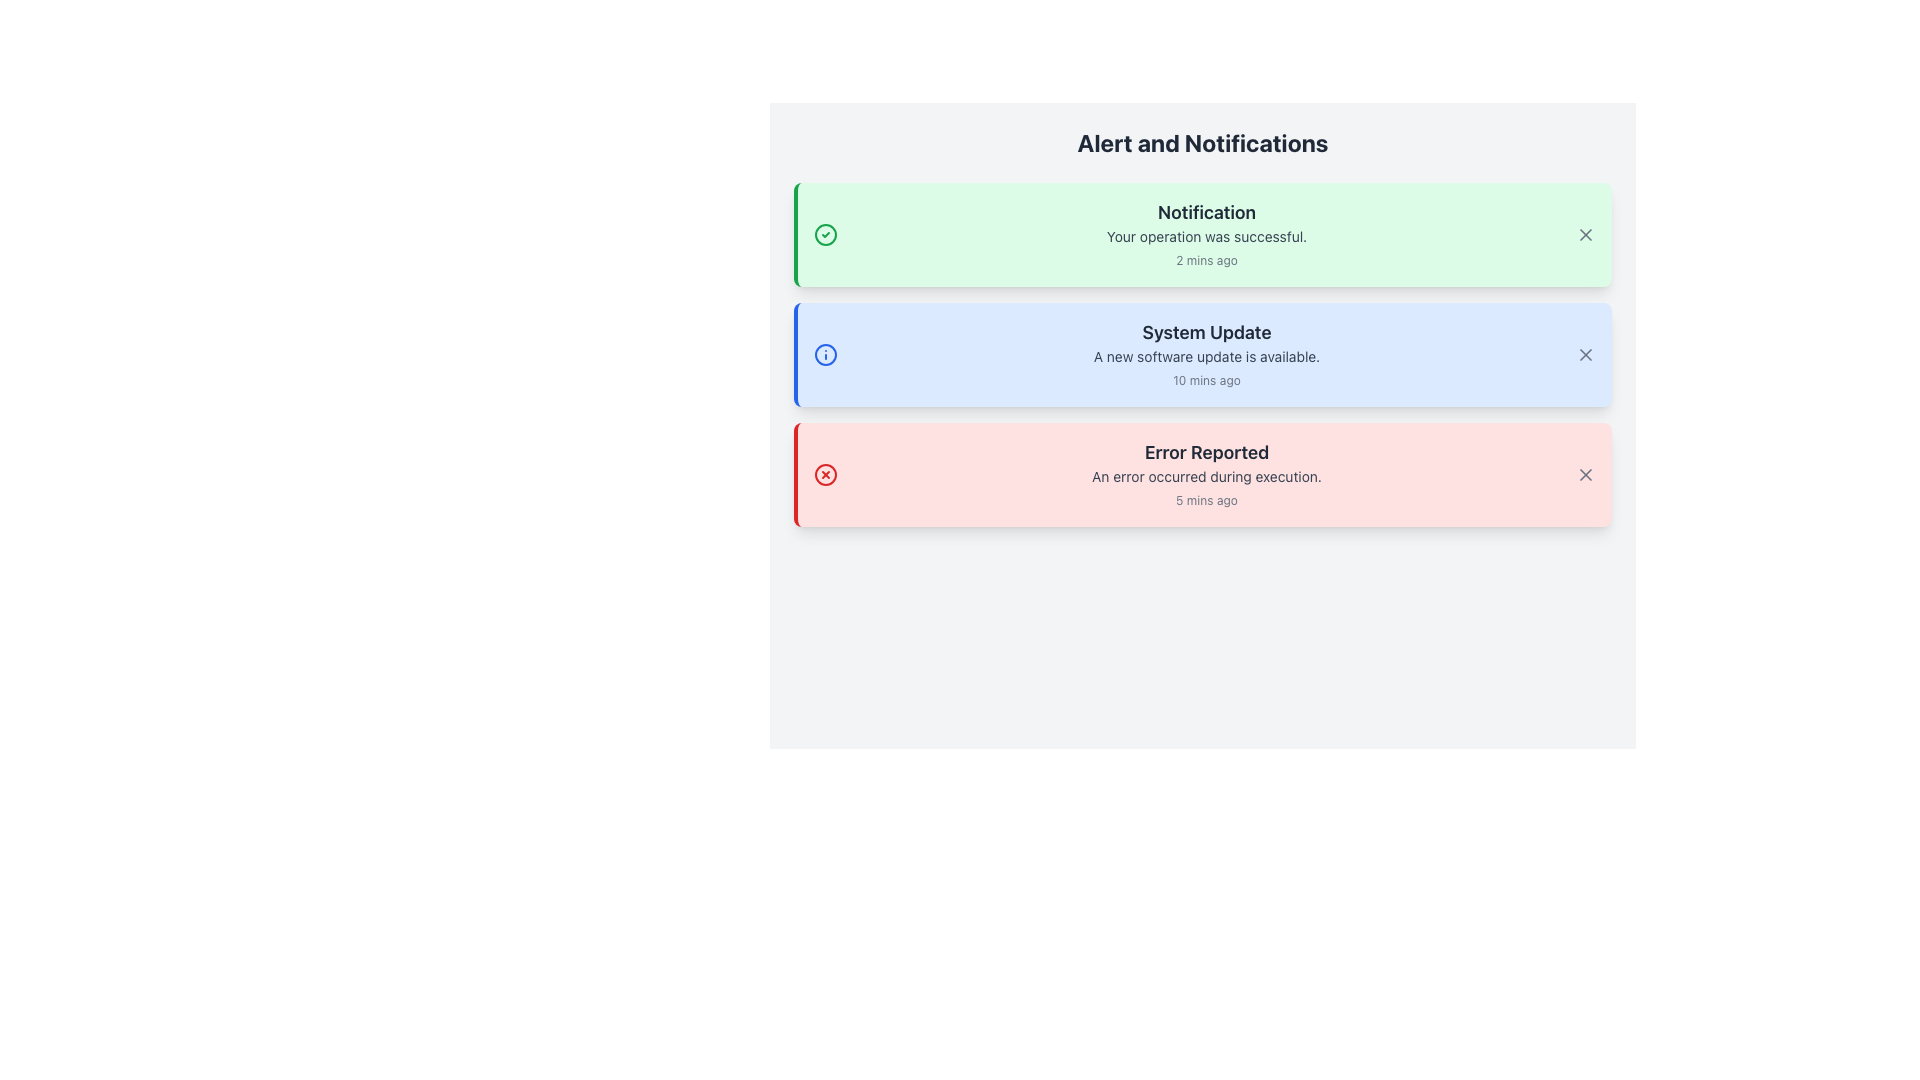 This screenshot has height=1080, width=1920. What do you see at coordinates (1205, 356) in the screenshot?
I see `the notification message Text Label indicating the availability of a new software update, located under the title 'System Update'` at bounding box center [1205, 356].